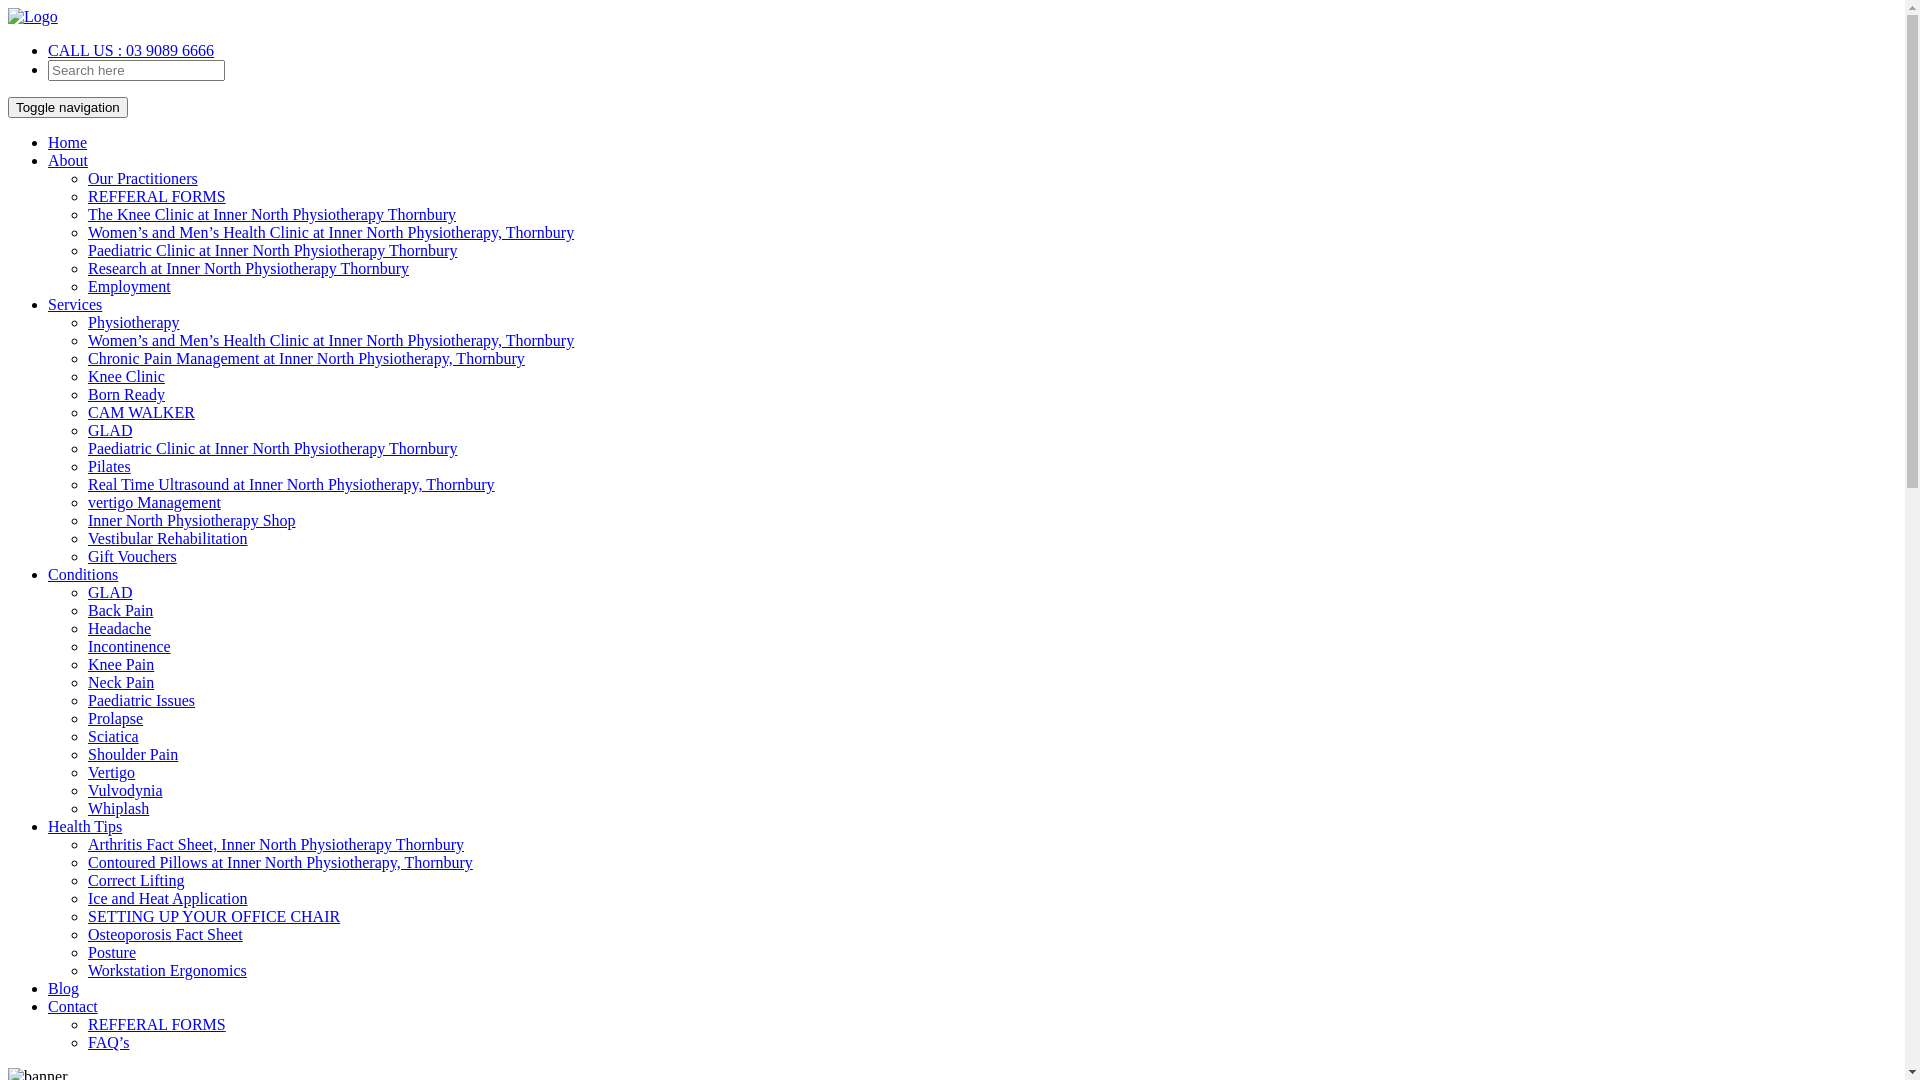 The image size is (1920, 1080). I want to click on 'Vulvodynia', so click(124, 789).